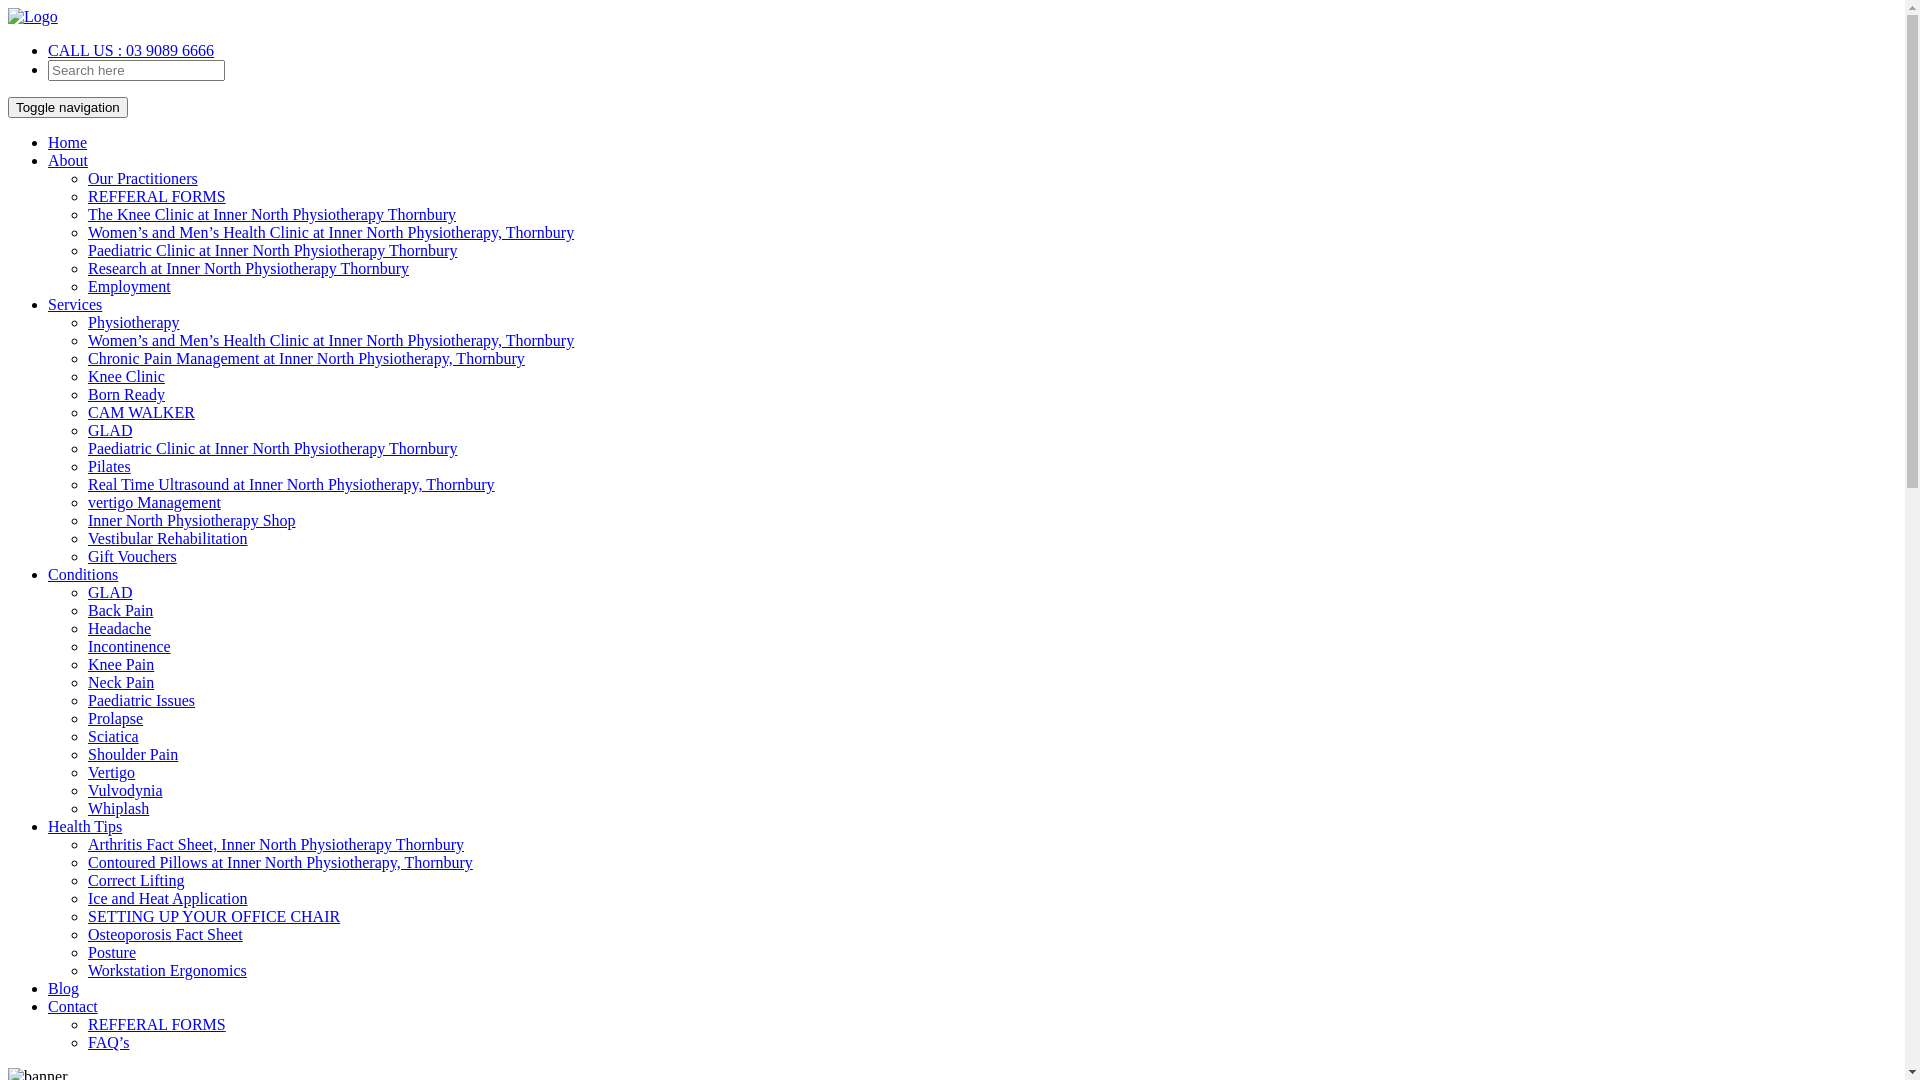 The image size is (1920, 1080). I want to click on 'Vulvodynia', so click(124, 789).